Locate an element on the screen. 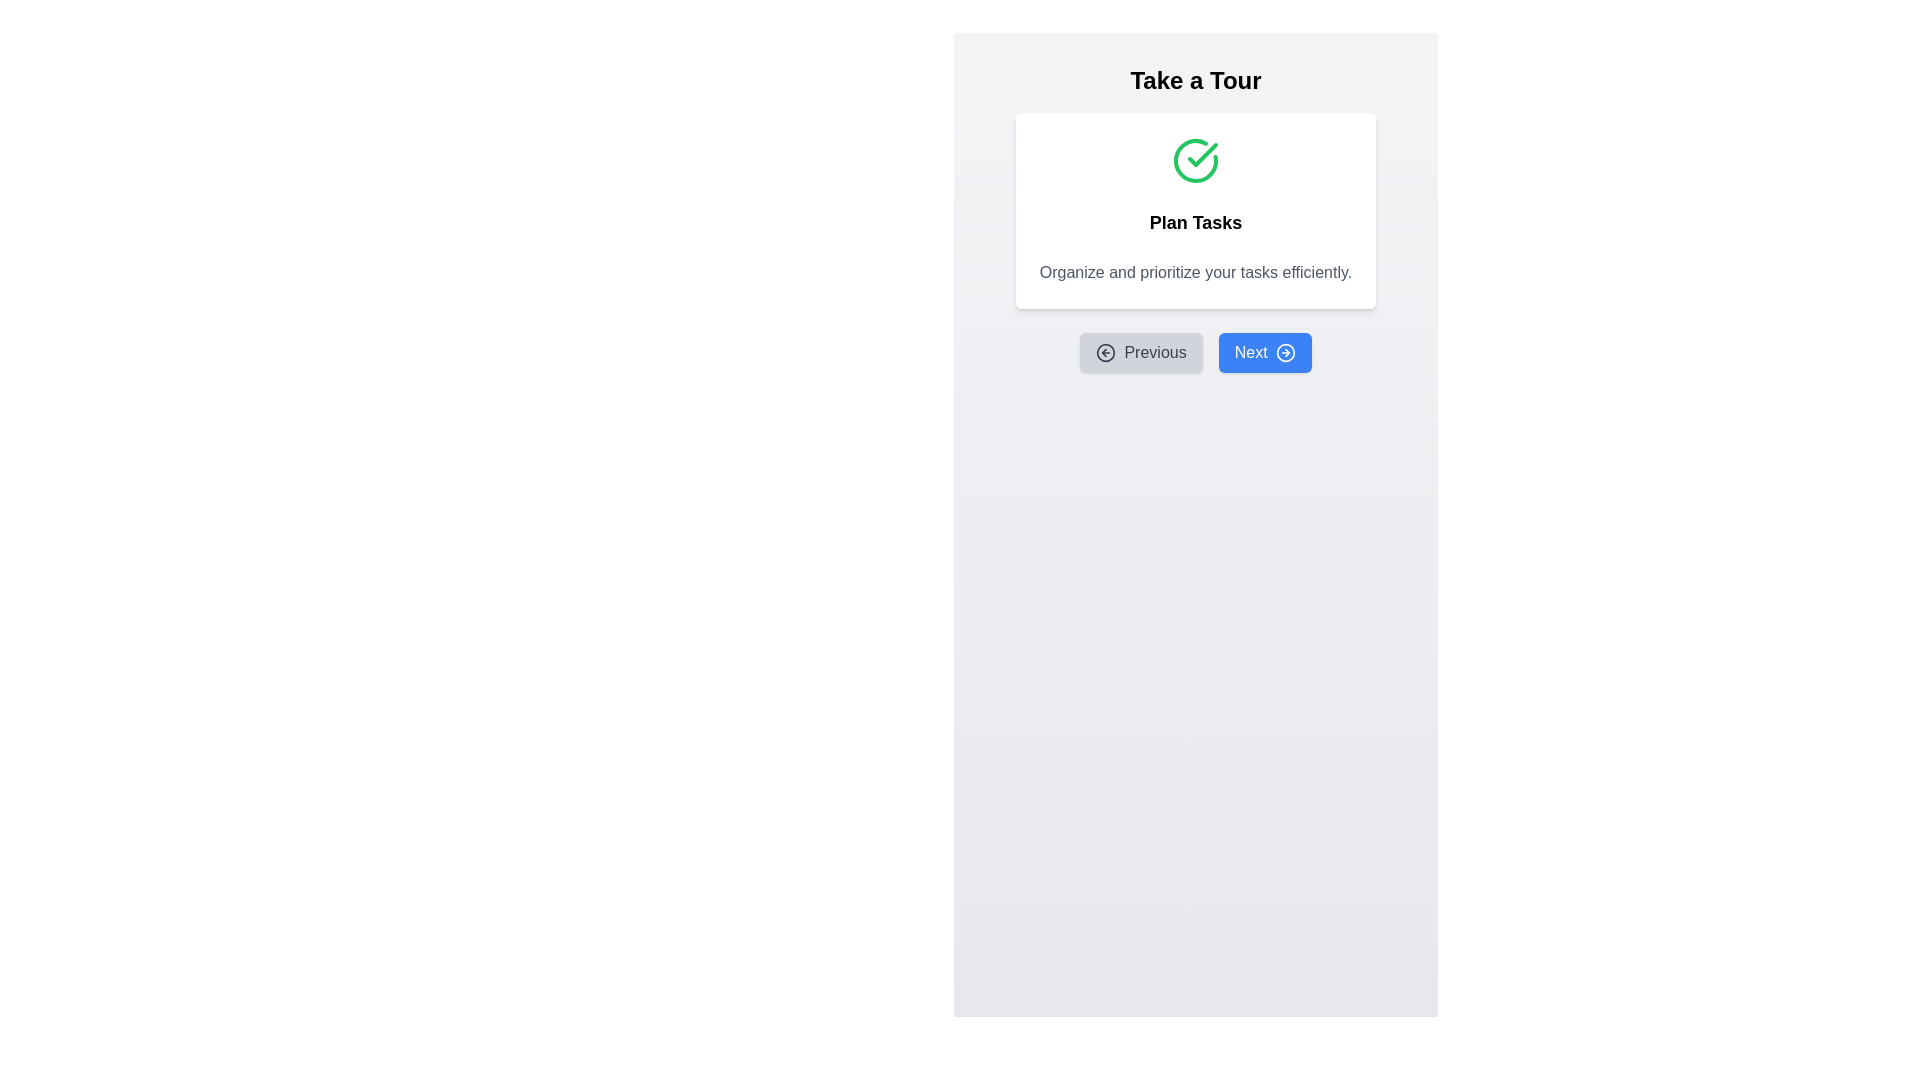 The height and width of the screenshot is (1080, 1920). the outer circular part of the right arrow icon within the blue 'Next' button is located at coordinates (1285, 352).